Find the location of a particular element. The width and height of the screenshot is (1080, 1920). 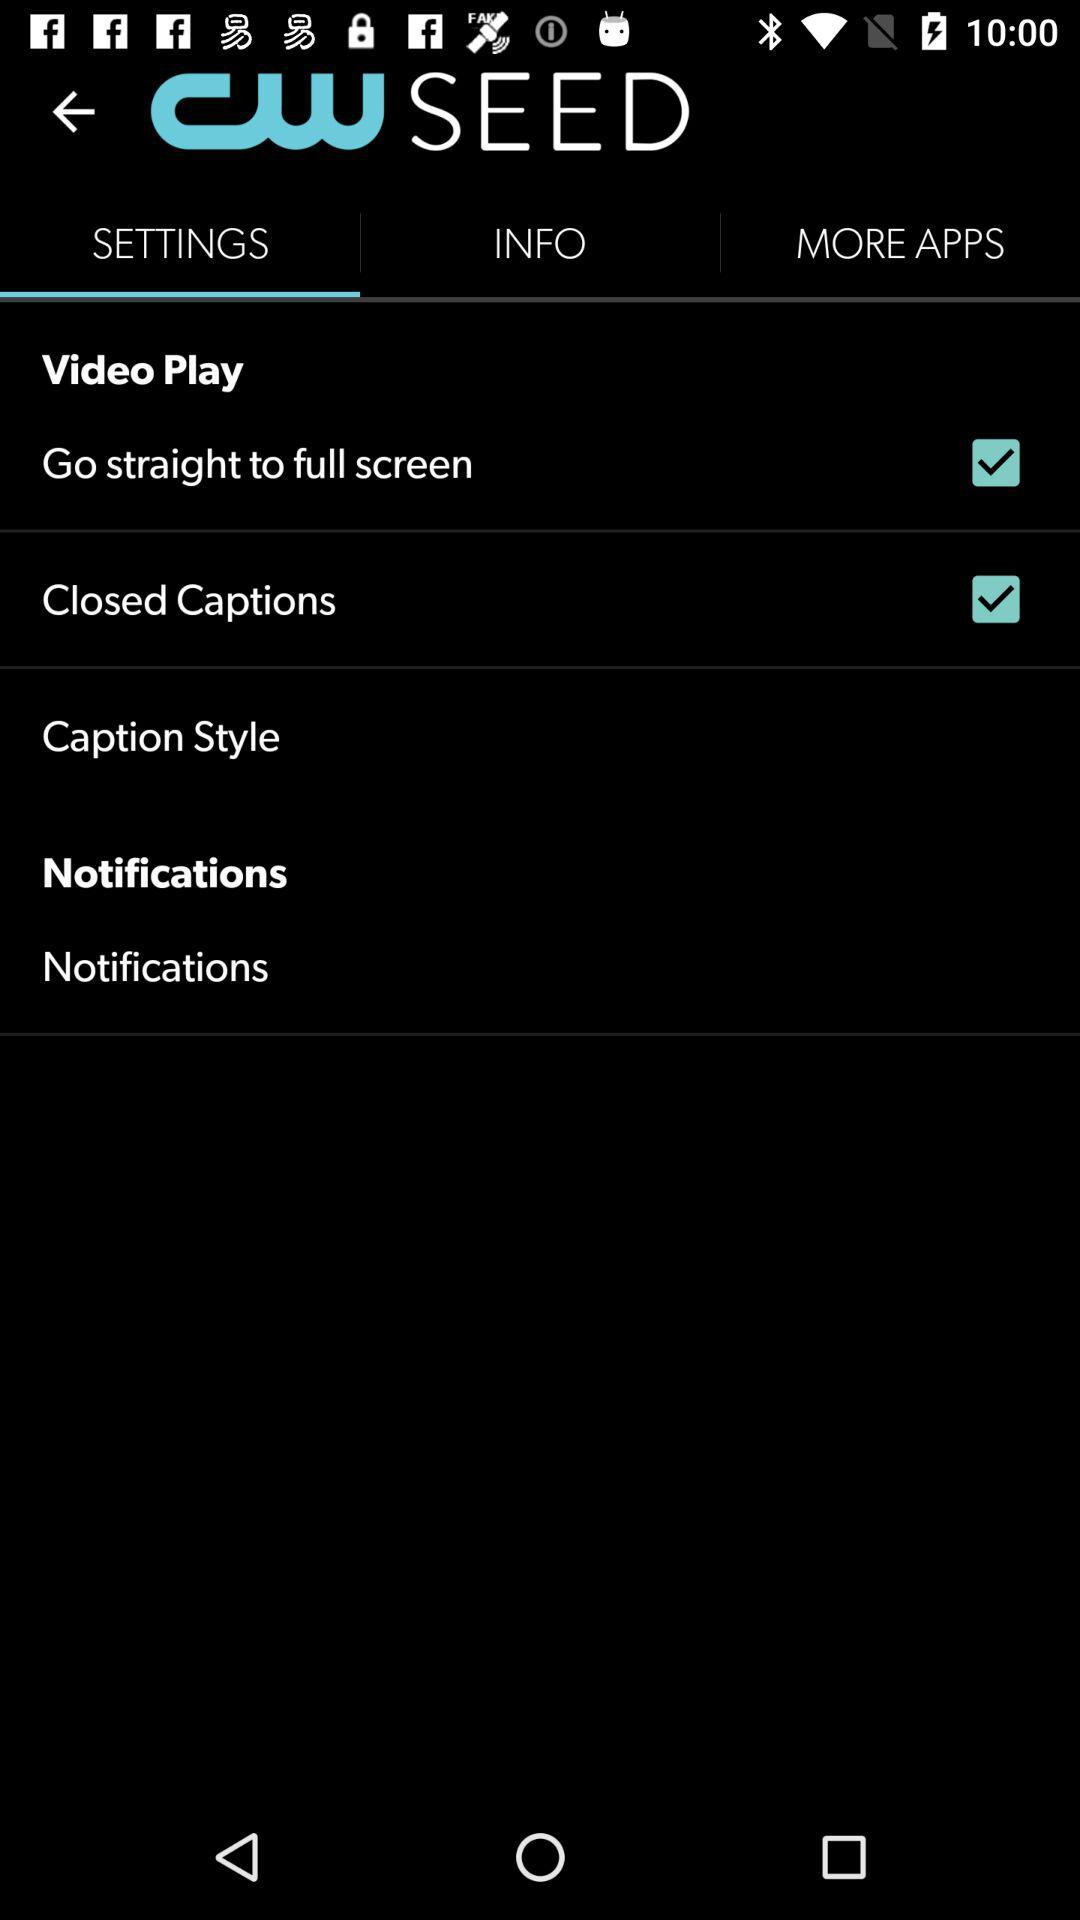

the item to the right of the info item is located at coordinates (898, 242).